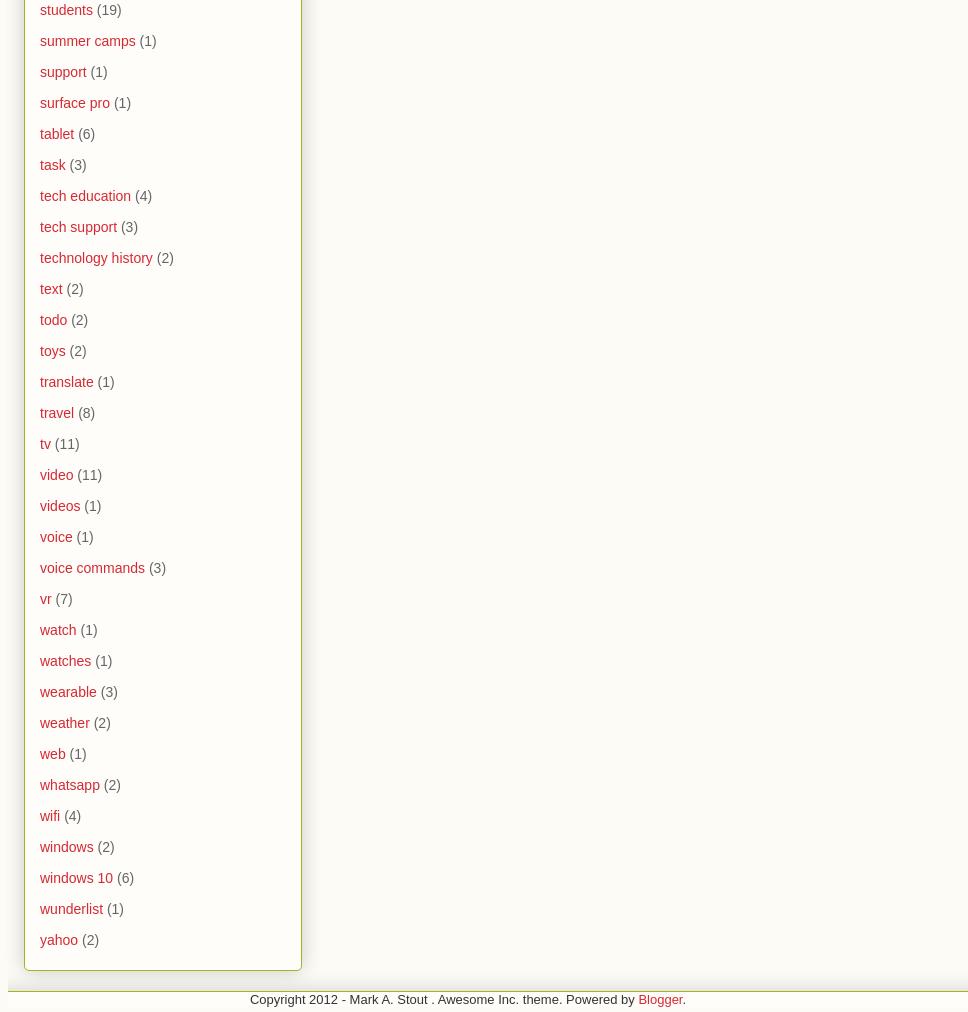  I want to click on 'students', so click(65, 9).